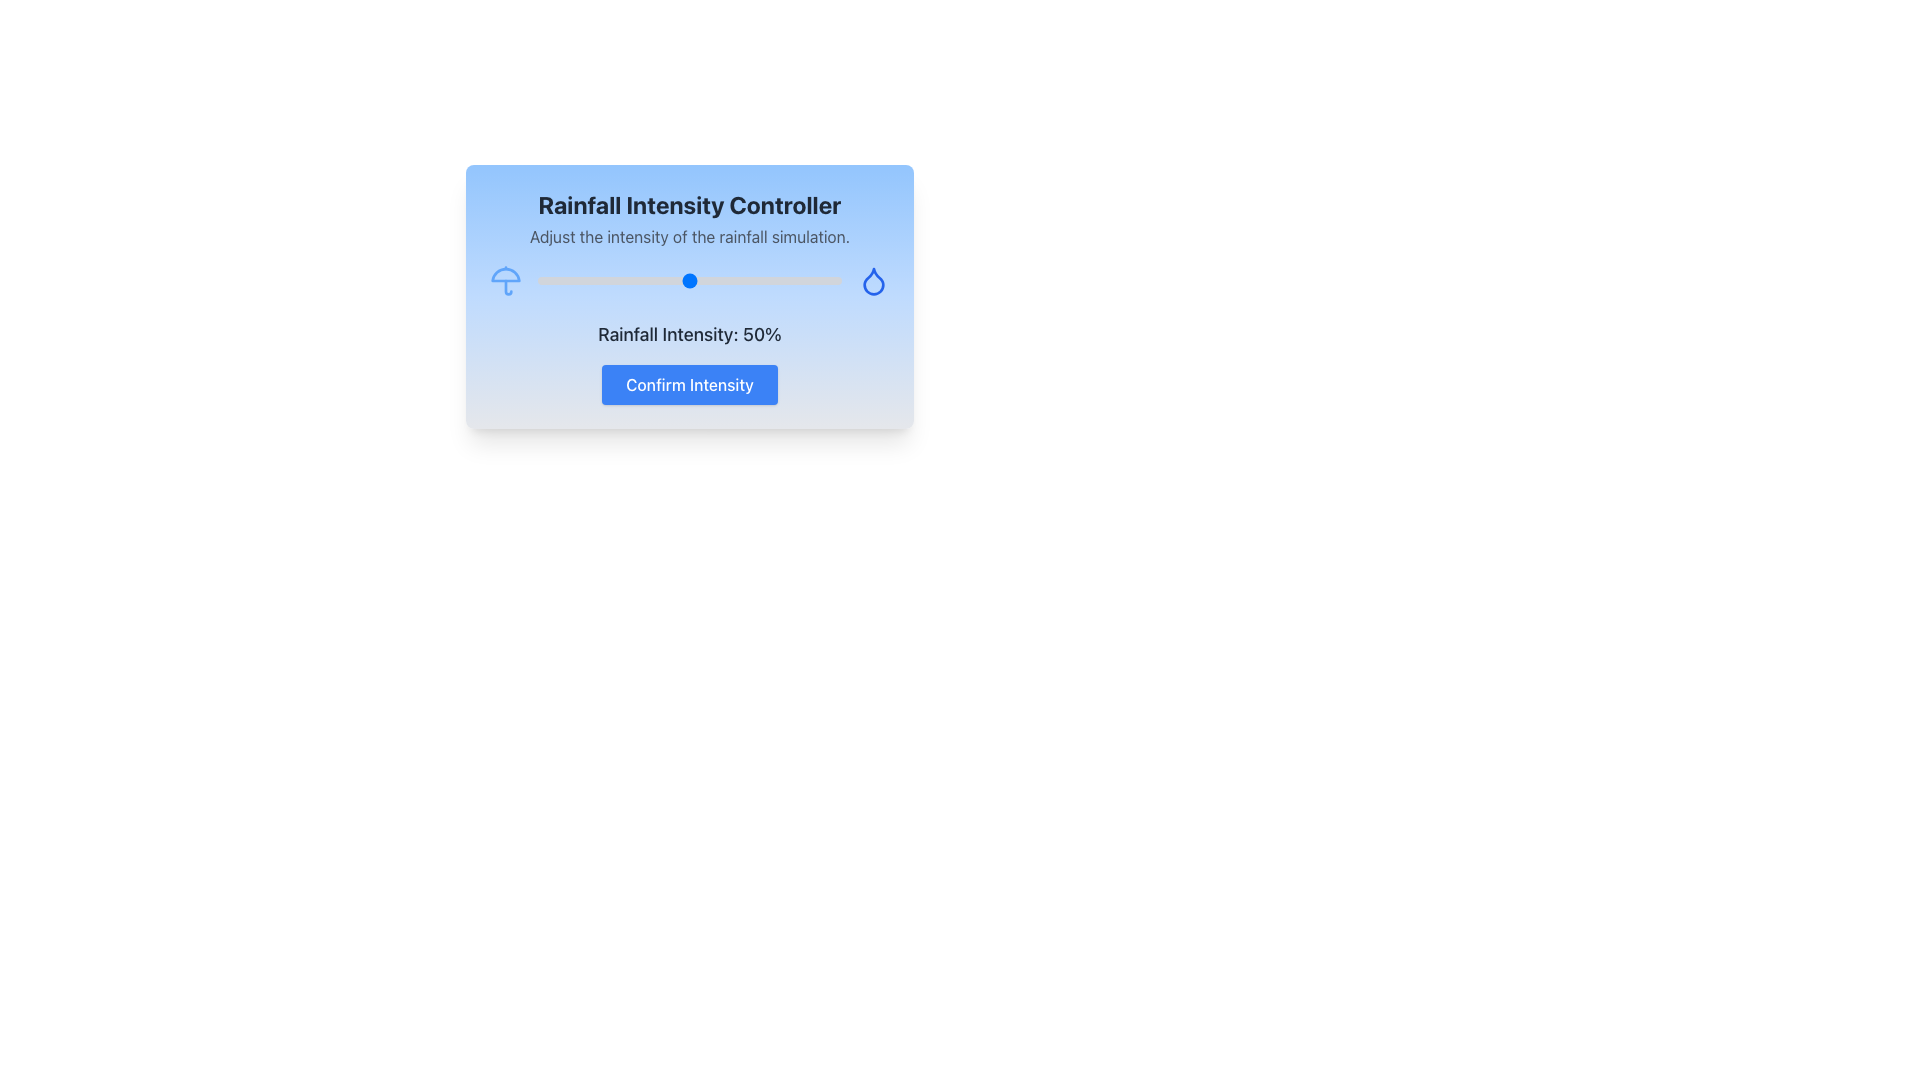 This screenshot has height=1080, width=1920. What do you see at coordinates (802, 281) in the screenshot?
I see `the rainfall intensity` at bounding box center [802, 281].